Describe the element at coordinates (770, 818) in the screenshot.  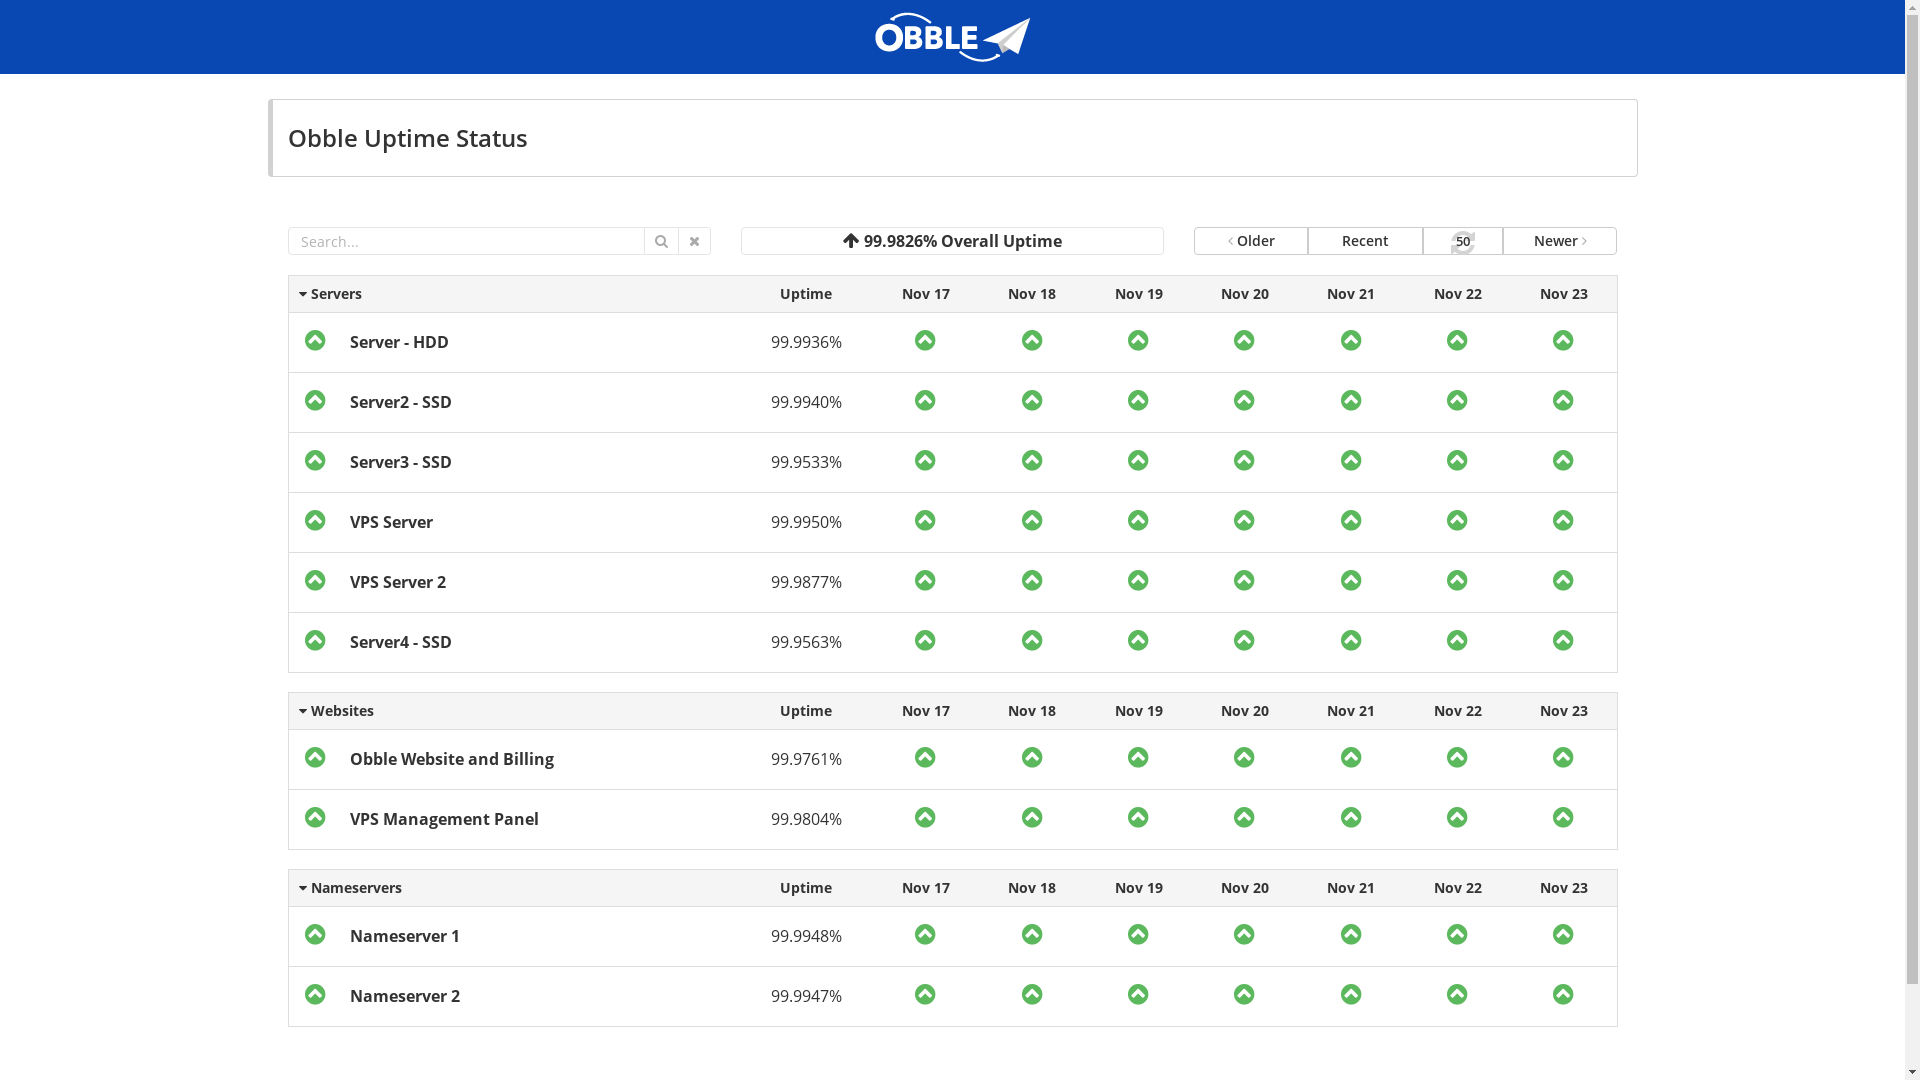
I see `'99.9804%'` at that location.